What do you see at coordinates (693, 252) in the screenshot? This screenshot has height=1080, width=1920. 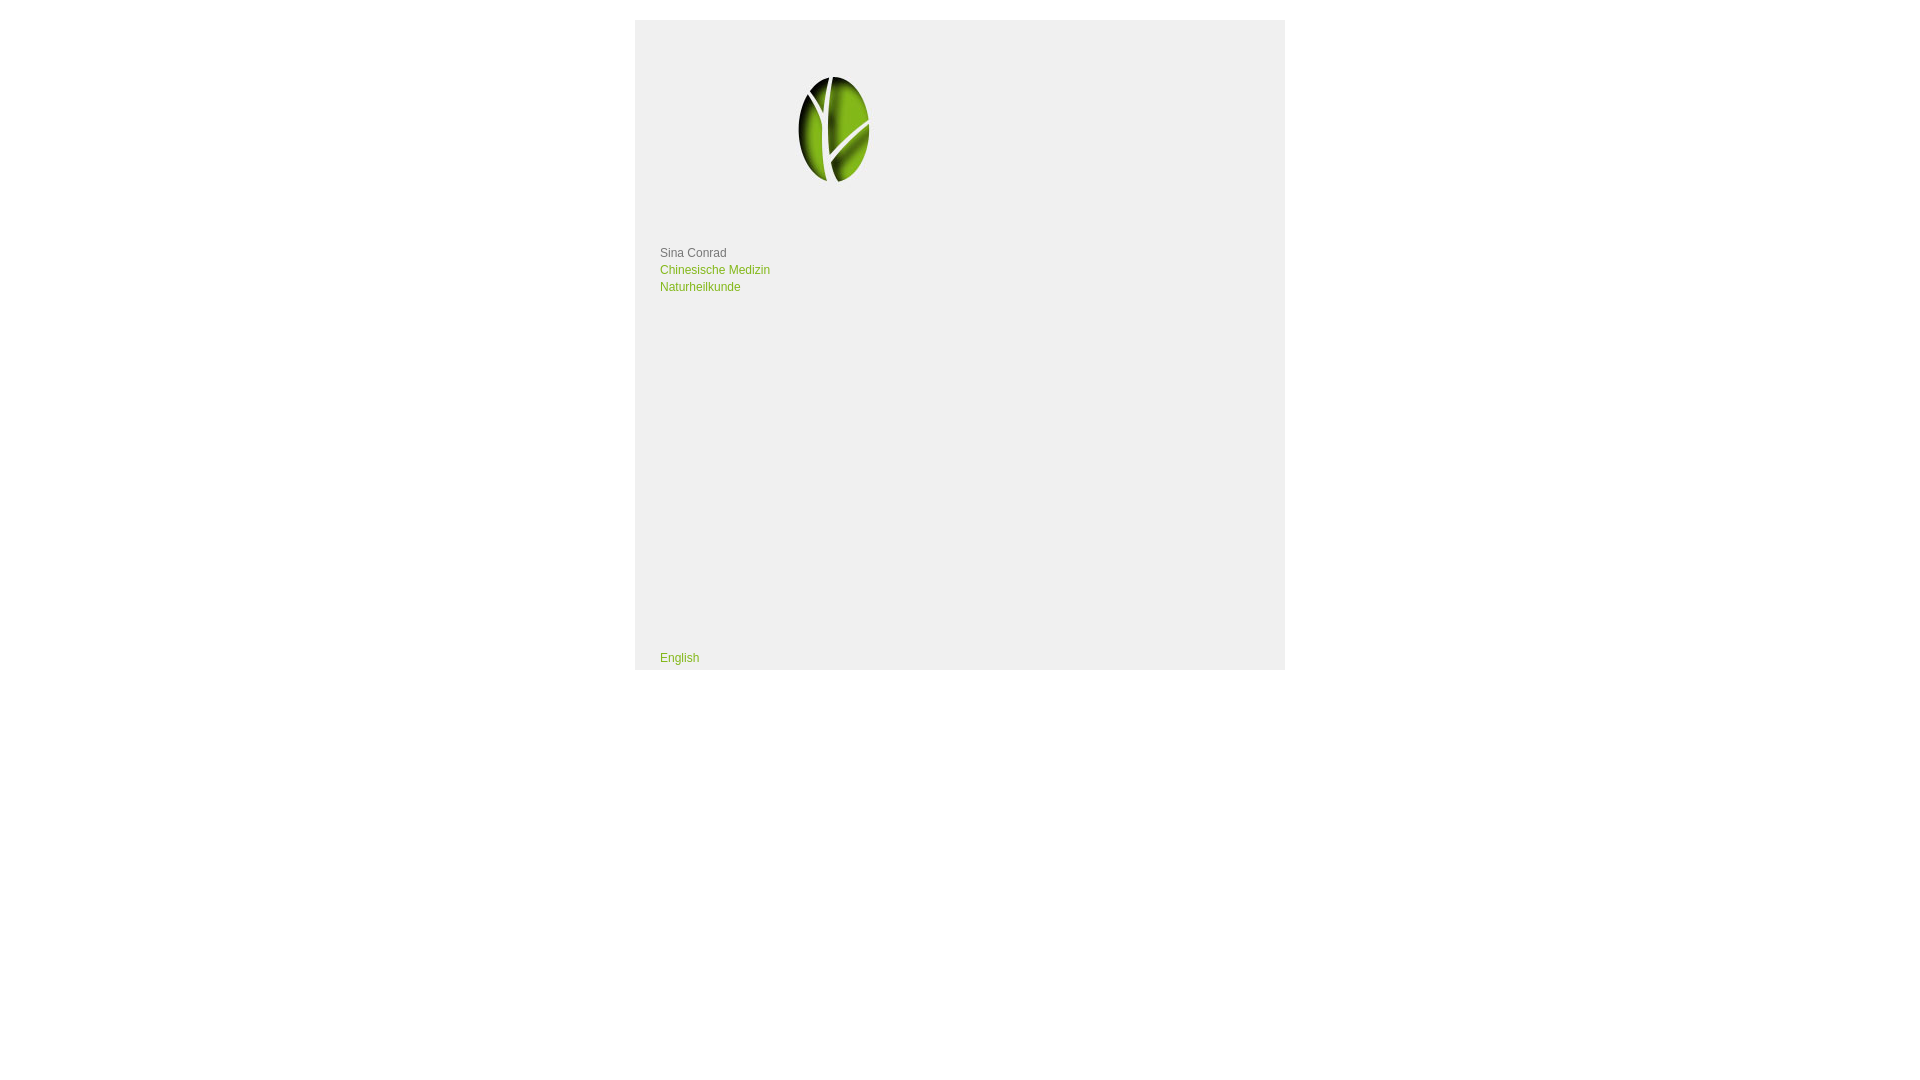 I see `'Sina Conrad'` at bounding box center [693, 252].